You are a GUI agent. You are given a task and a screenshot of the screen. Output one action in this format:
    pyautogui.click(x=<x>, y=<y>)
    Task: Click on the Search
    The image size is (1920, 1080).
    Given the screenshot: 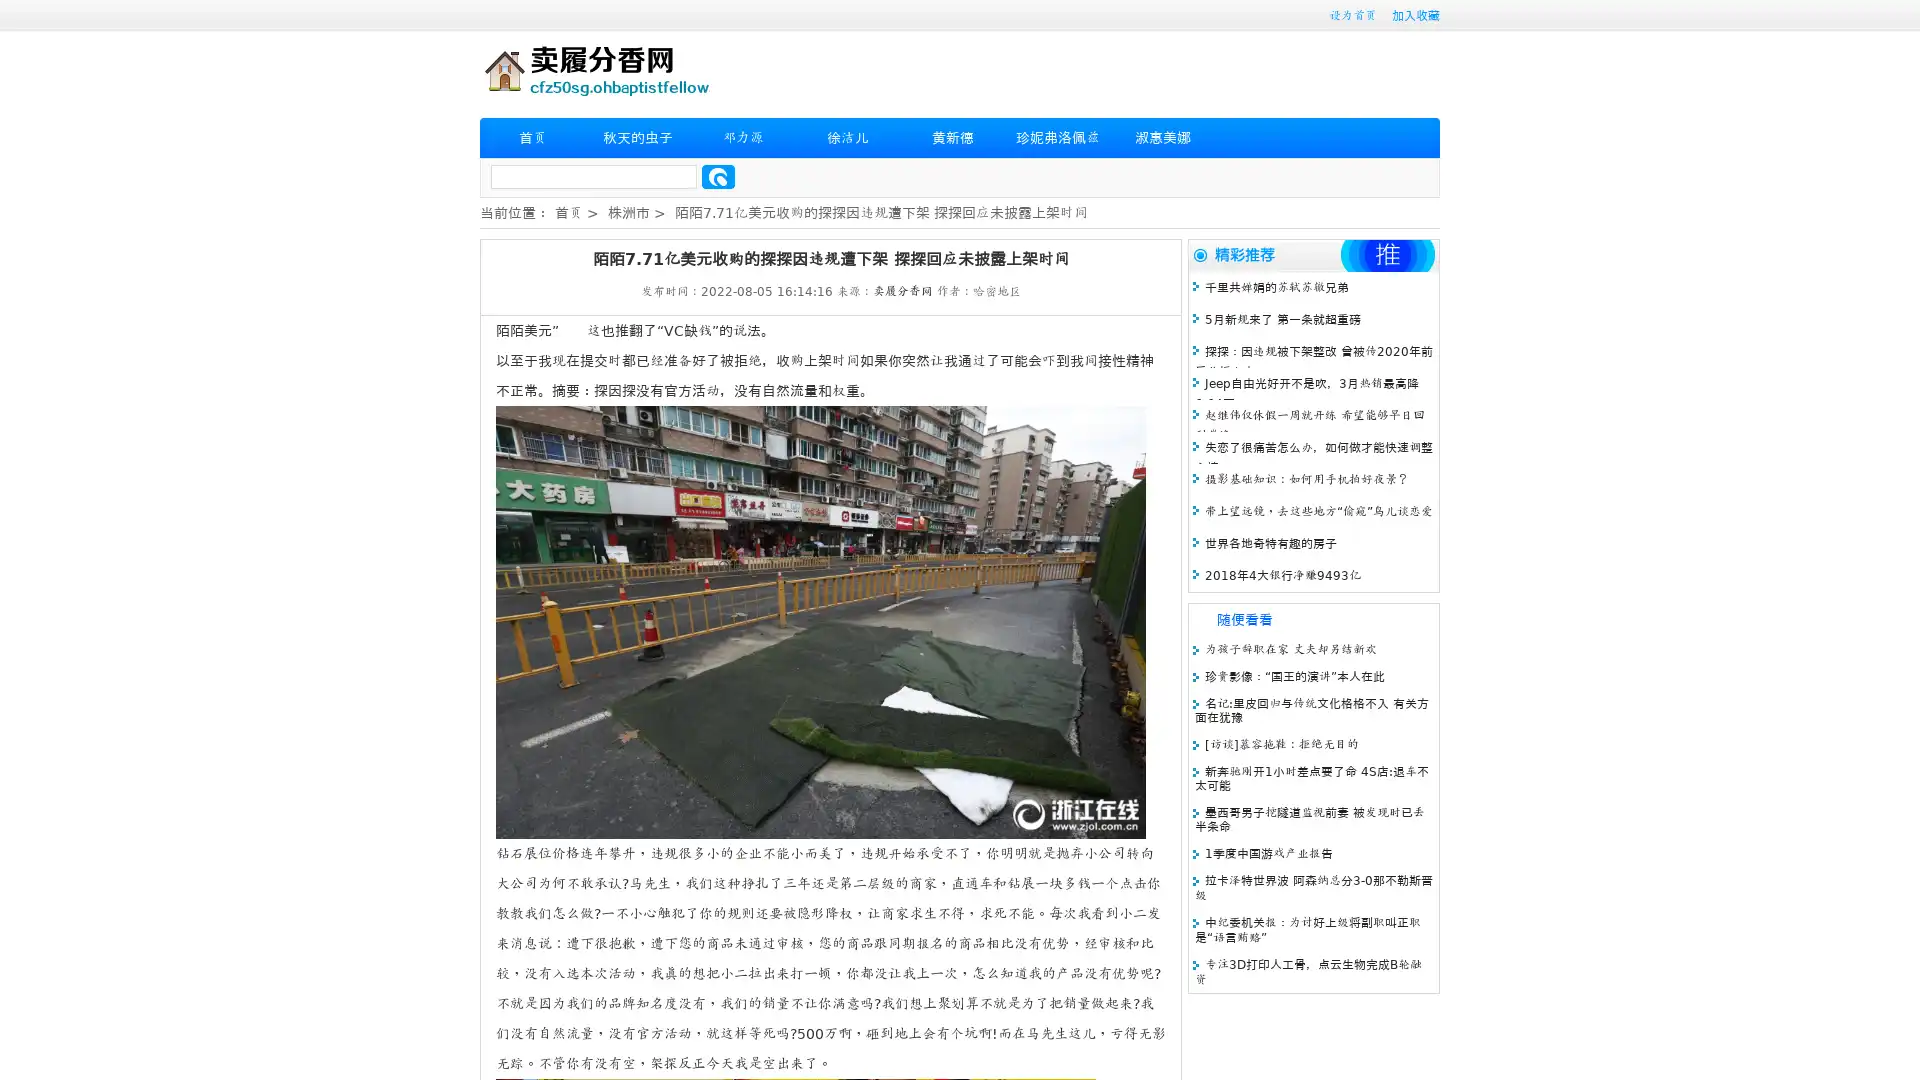 What is the action you would take?
    pyautogui.click(x=718, y=176)
    